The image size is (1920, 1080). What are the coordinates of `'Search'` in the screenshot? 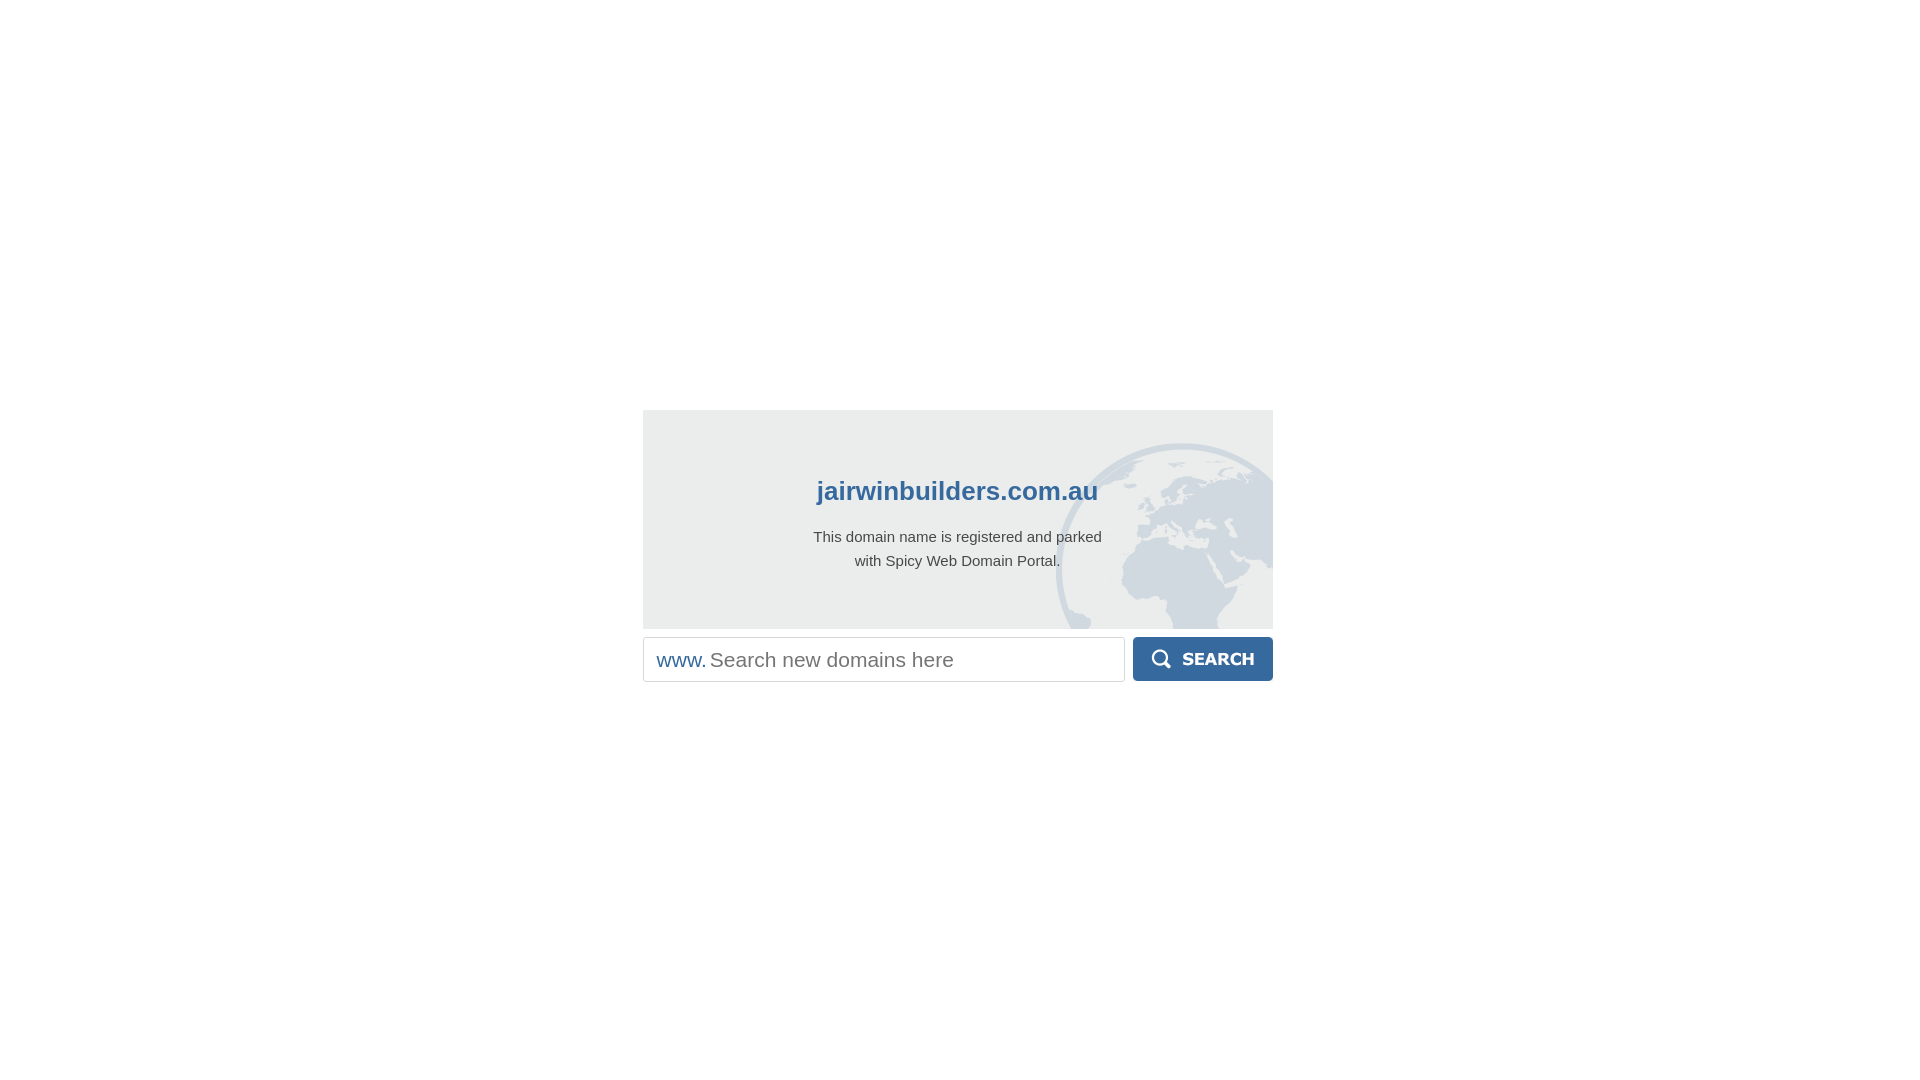 It's located at (1202, 659).